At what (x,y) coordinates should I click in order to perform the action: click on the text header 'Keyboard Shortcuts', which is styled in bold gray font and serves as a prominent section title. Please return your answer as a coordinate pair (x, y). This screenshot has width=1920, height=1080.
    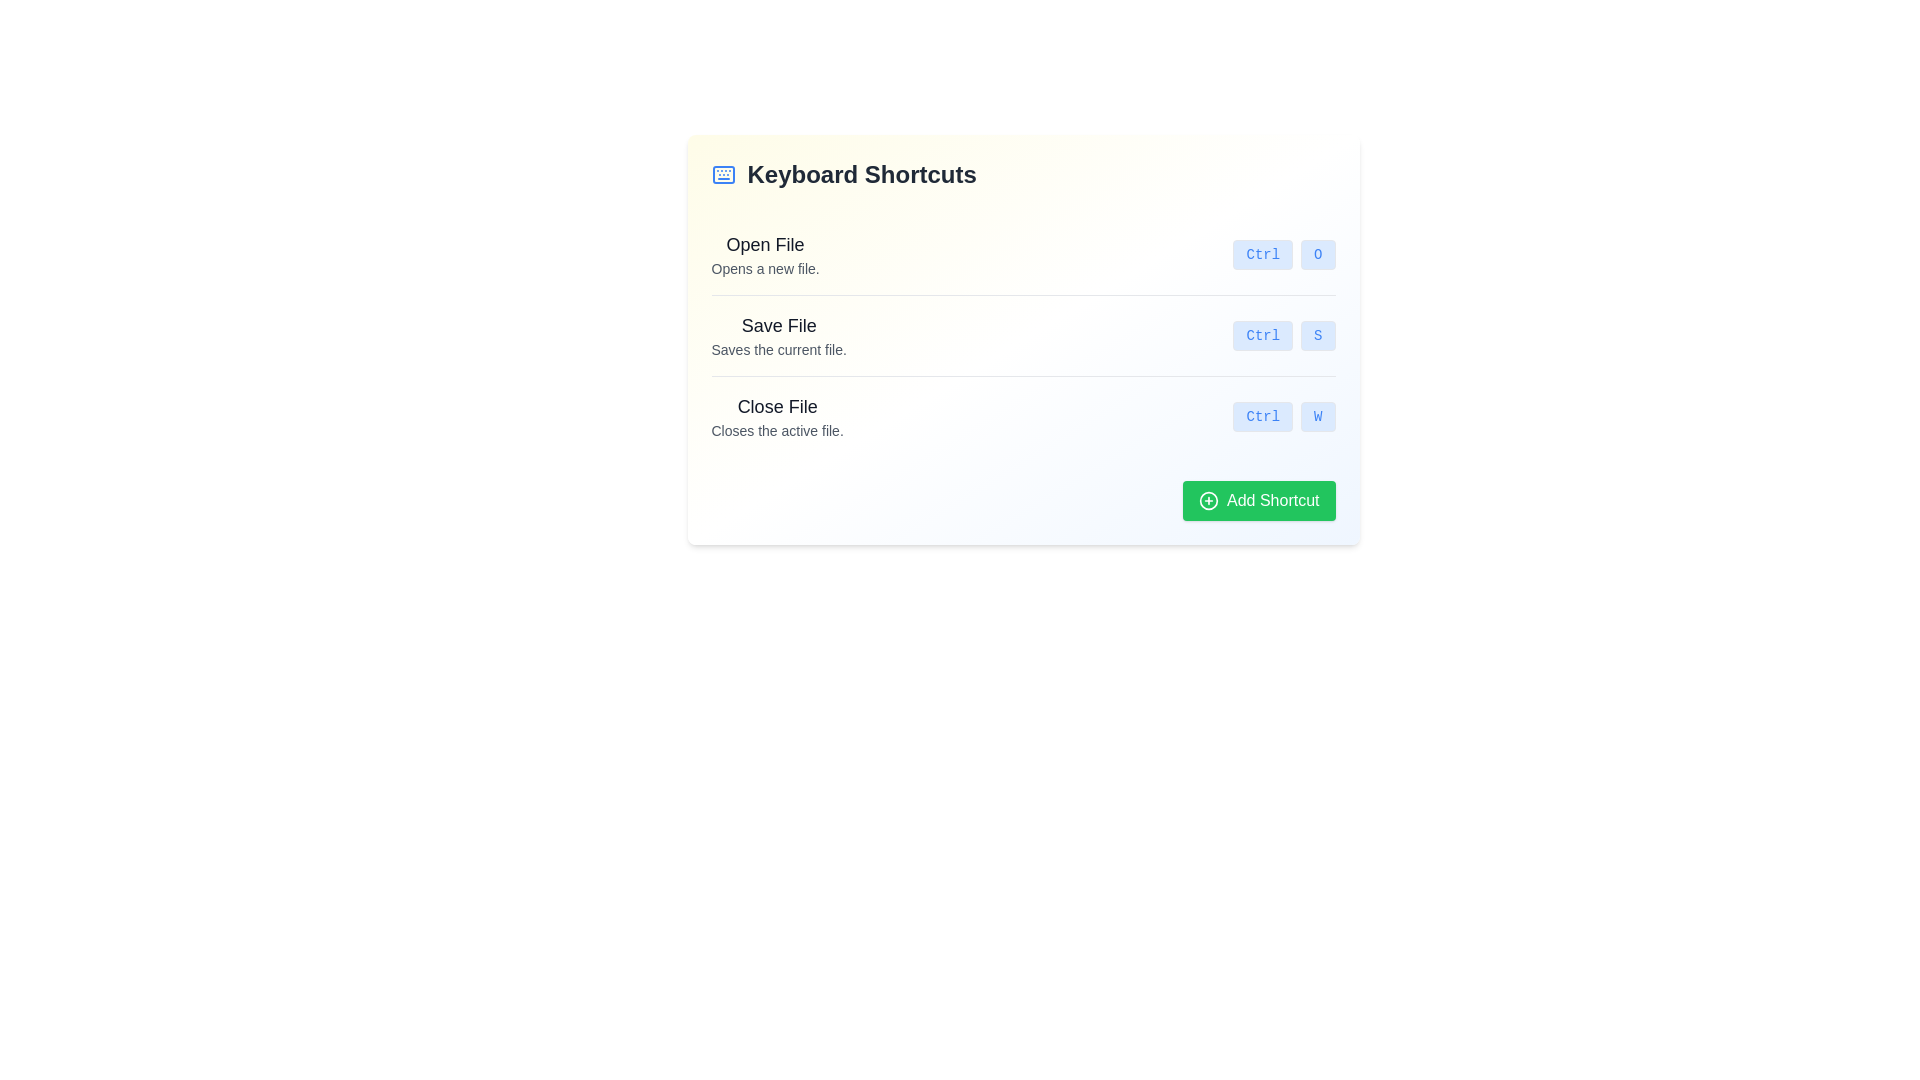
    Looking at the image, I should click on (862, 173).